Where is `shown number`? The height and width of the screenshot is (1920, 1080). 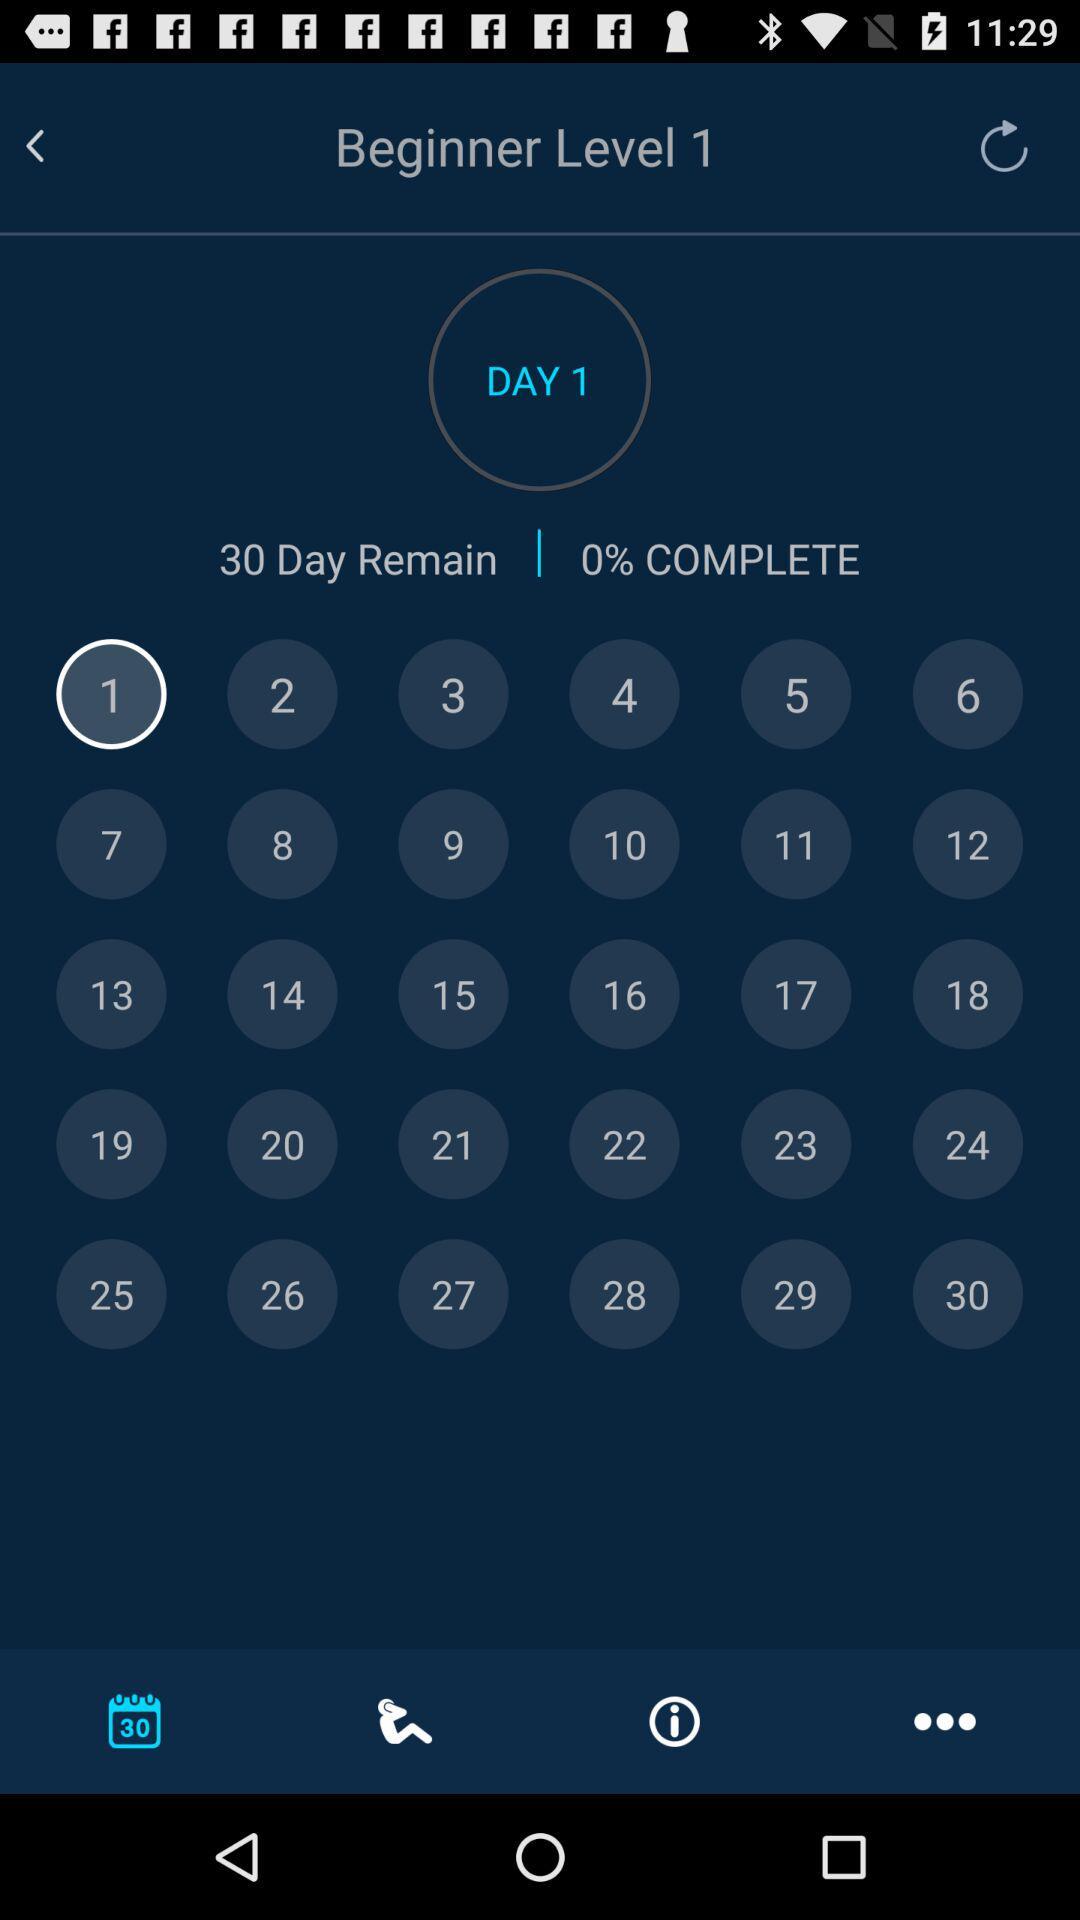
shown number is located at coordinates (111, 994).